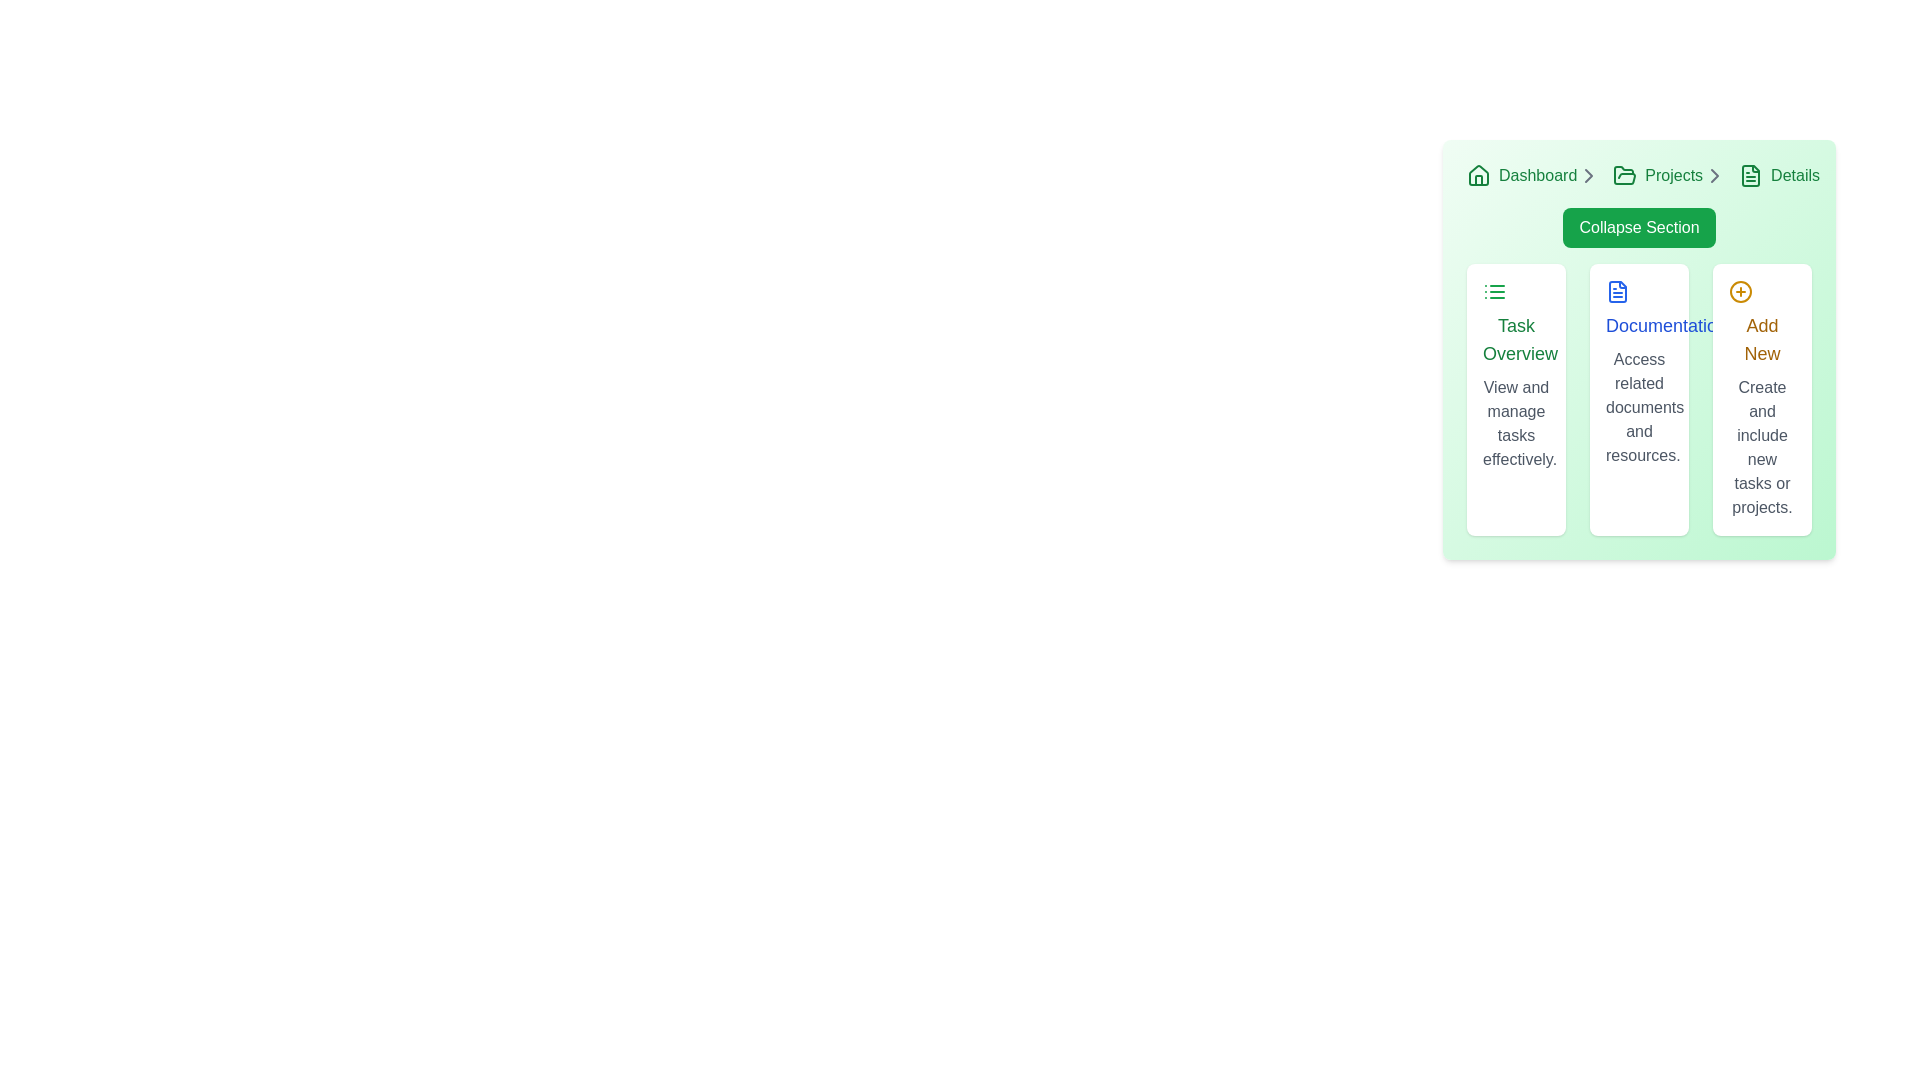  What do you see at coordinates (1533, 175) in the screenshot?
I see `the breadcrumb link that navigates to the 'Dashboard' section of the application` at bounding box center [1533, 175].